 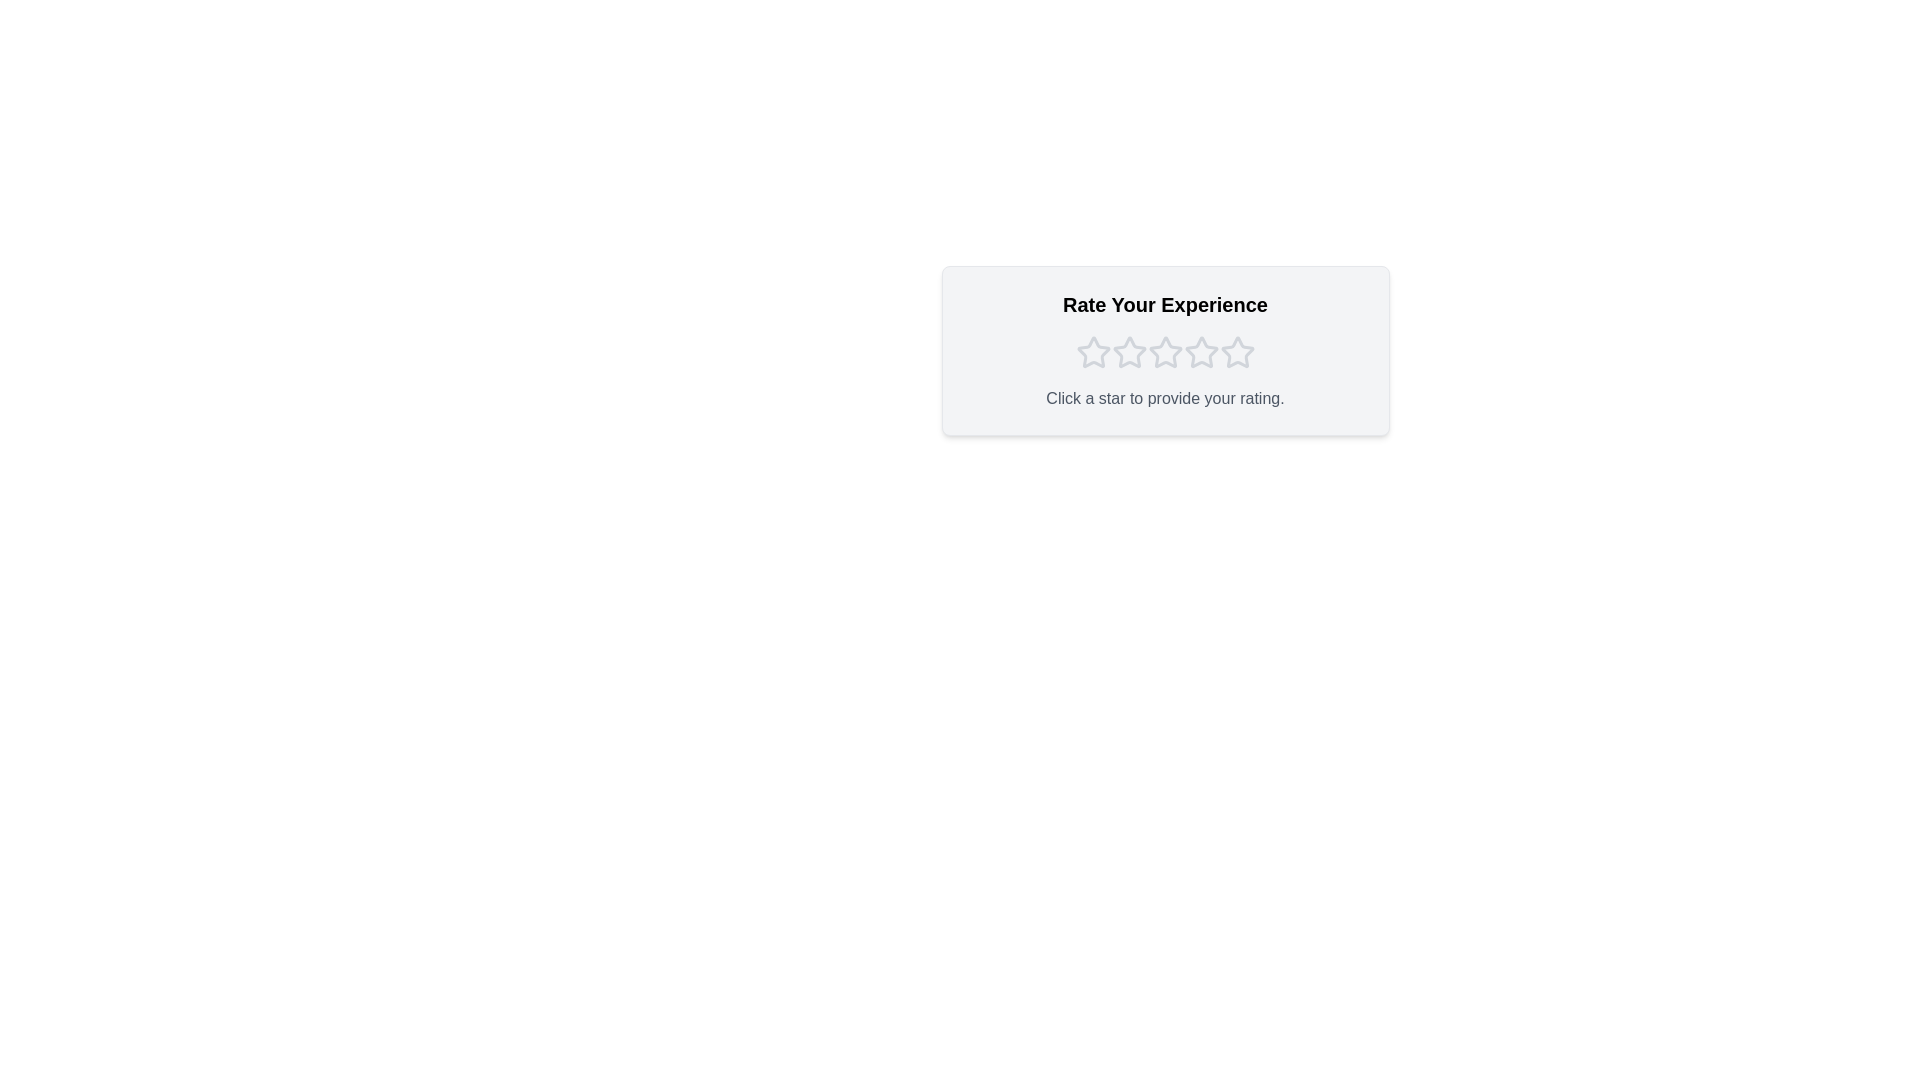 I want to click on the star corresponding to the rating 2 to set the rating, so click(x=1129, y=352).